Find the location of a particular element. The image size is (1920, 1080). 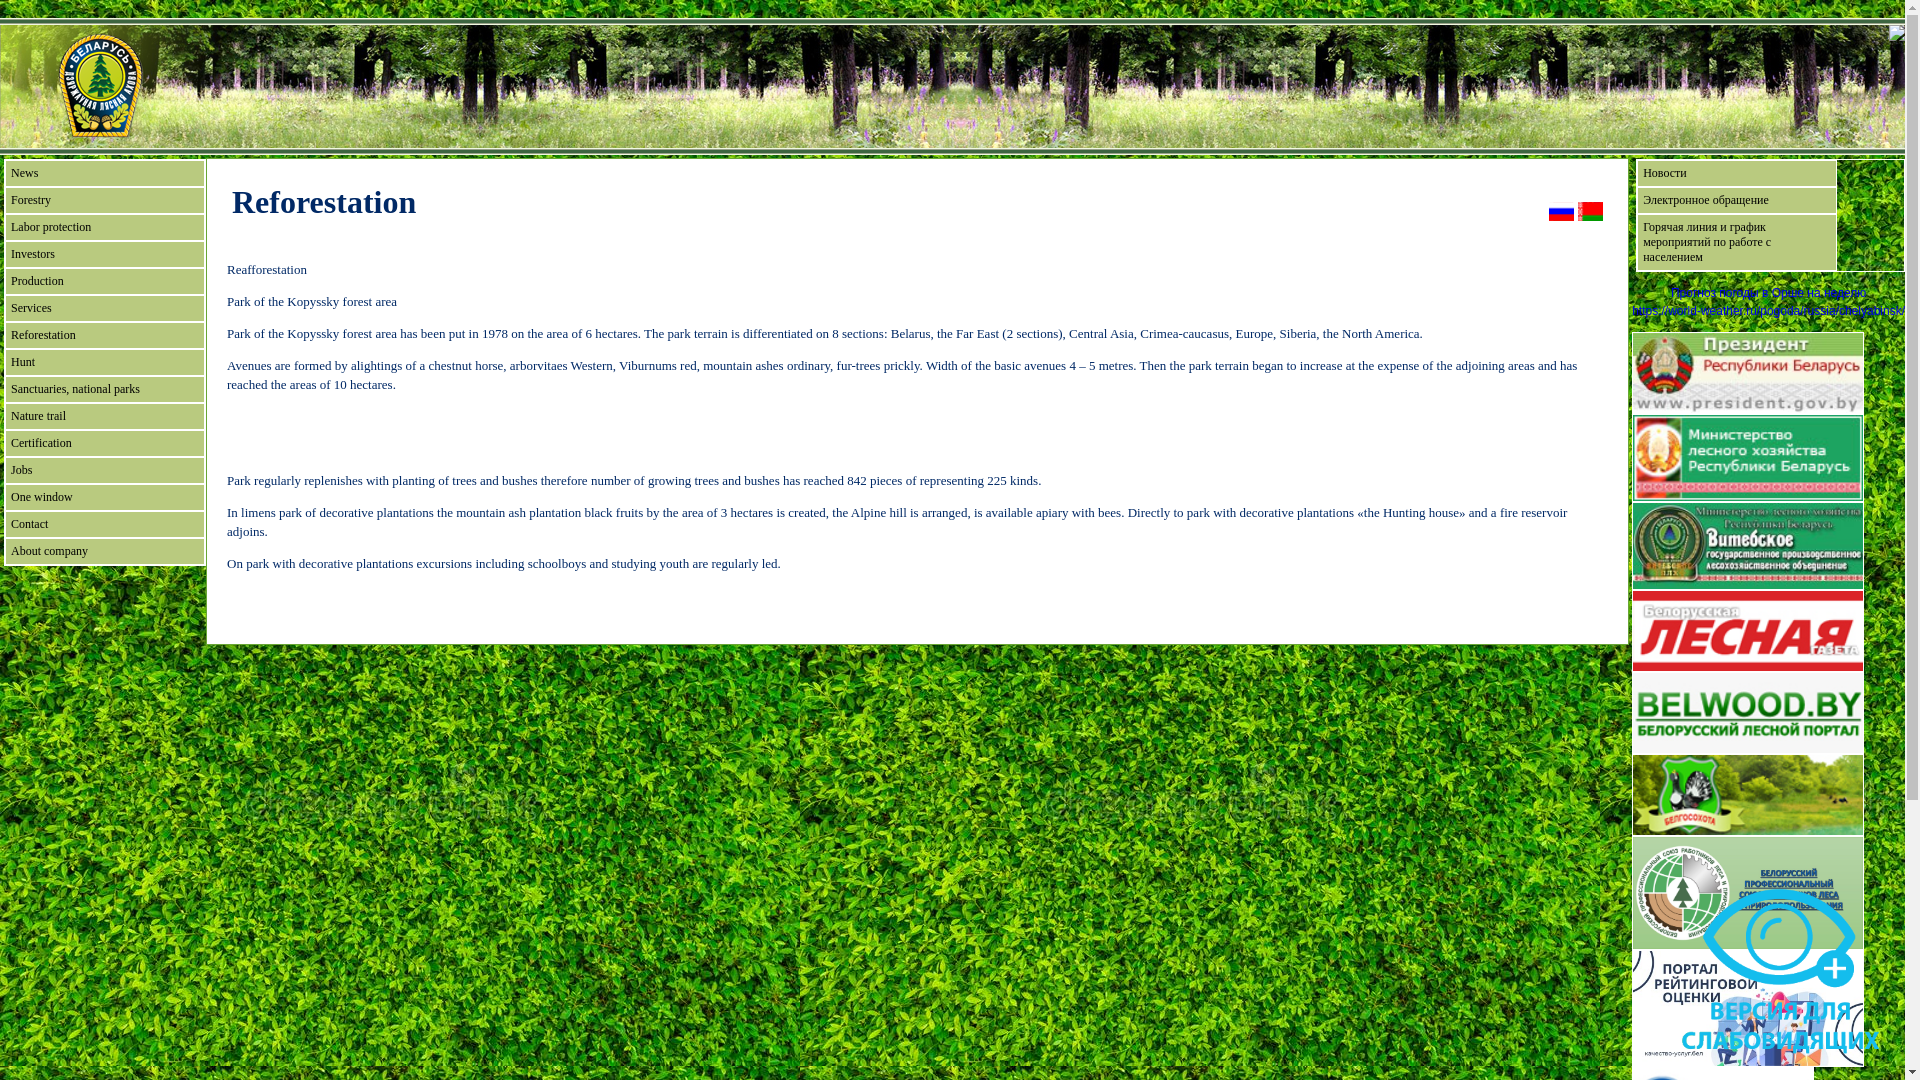

'Nature trail' is located at coordinates (104, 415).